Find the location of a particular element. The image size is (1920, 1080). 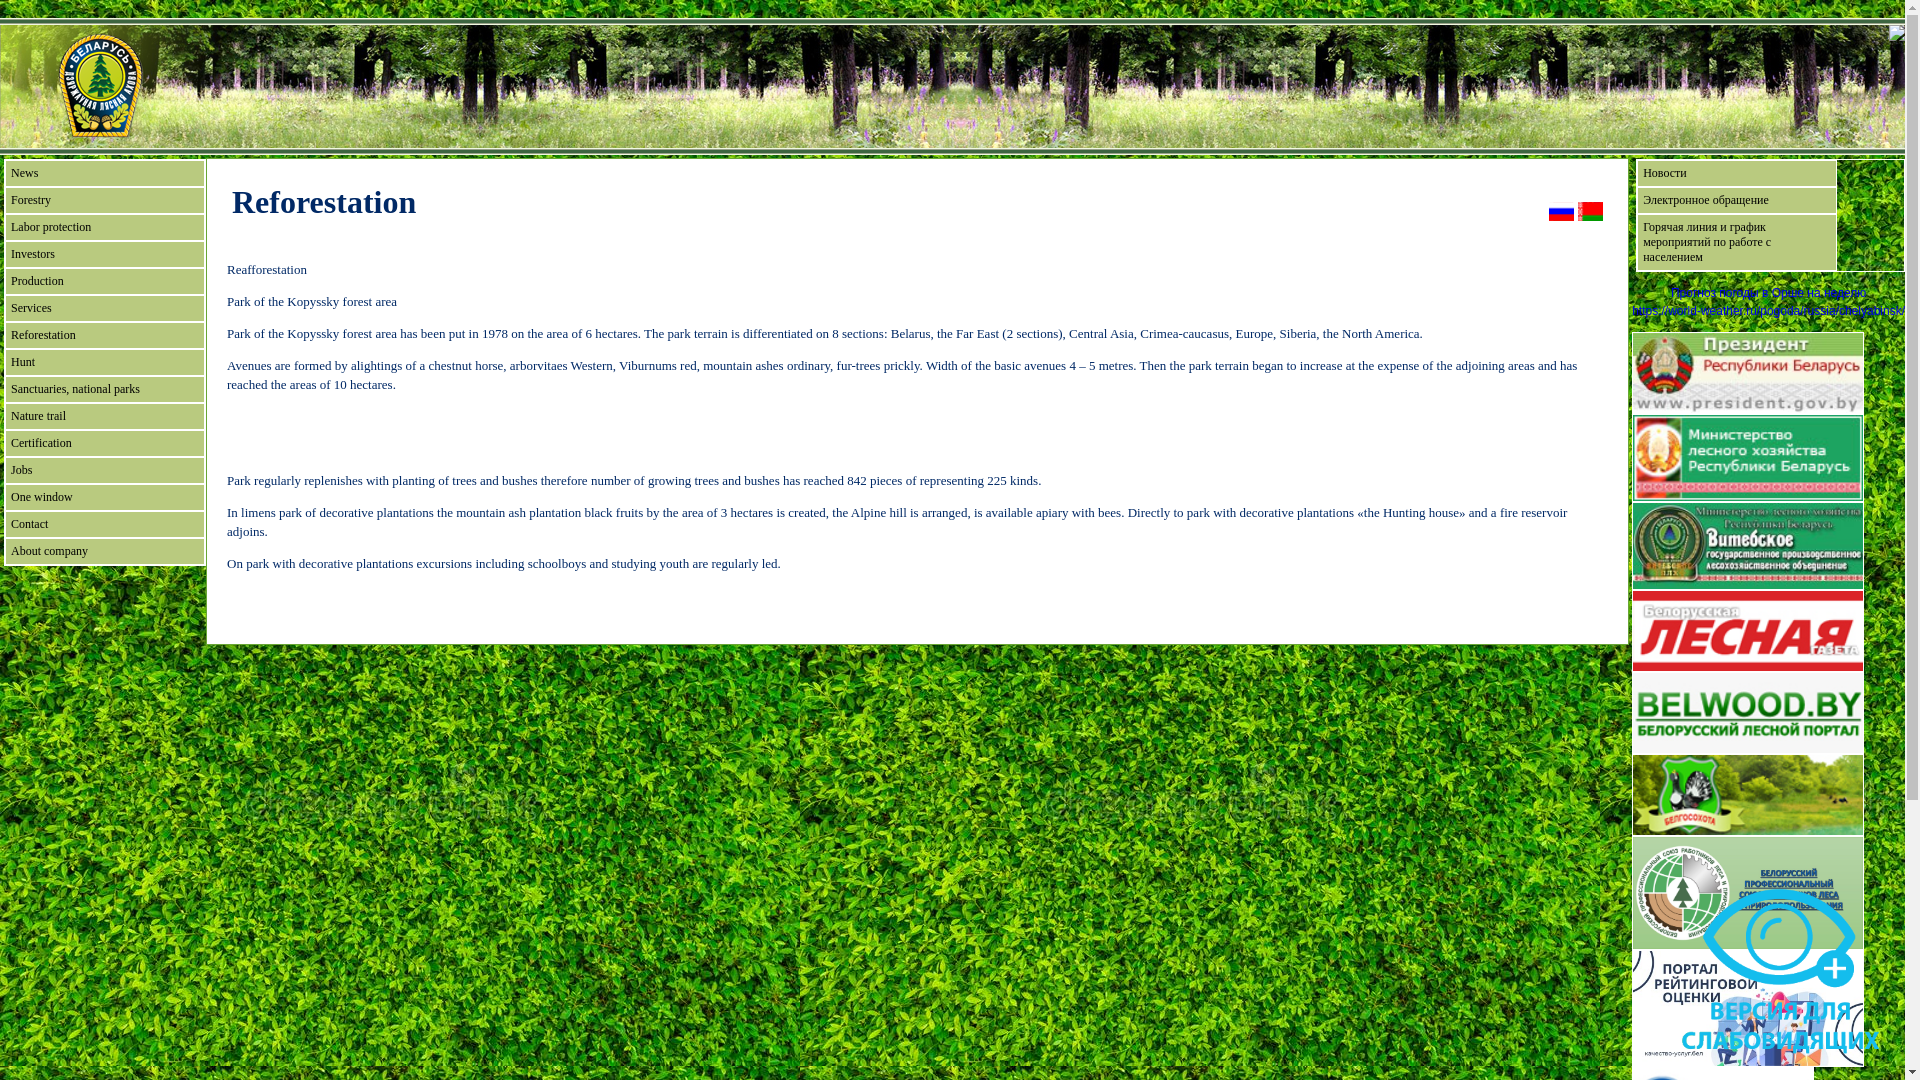

'Nature trail' is located at coordinates (104, 415).